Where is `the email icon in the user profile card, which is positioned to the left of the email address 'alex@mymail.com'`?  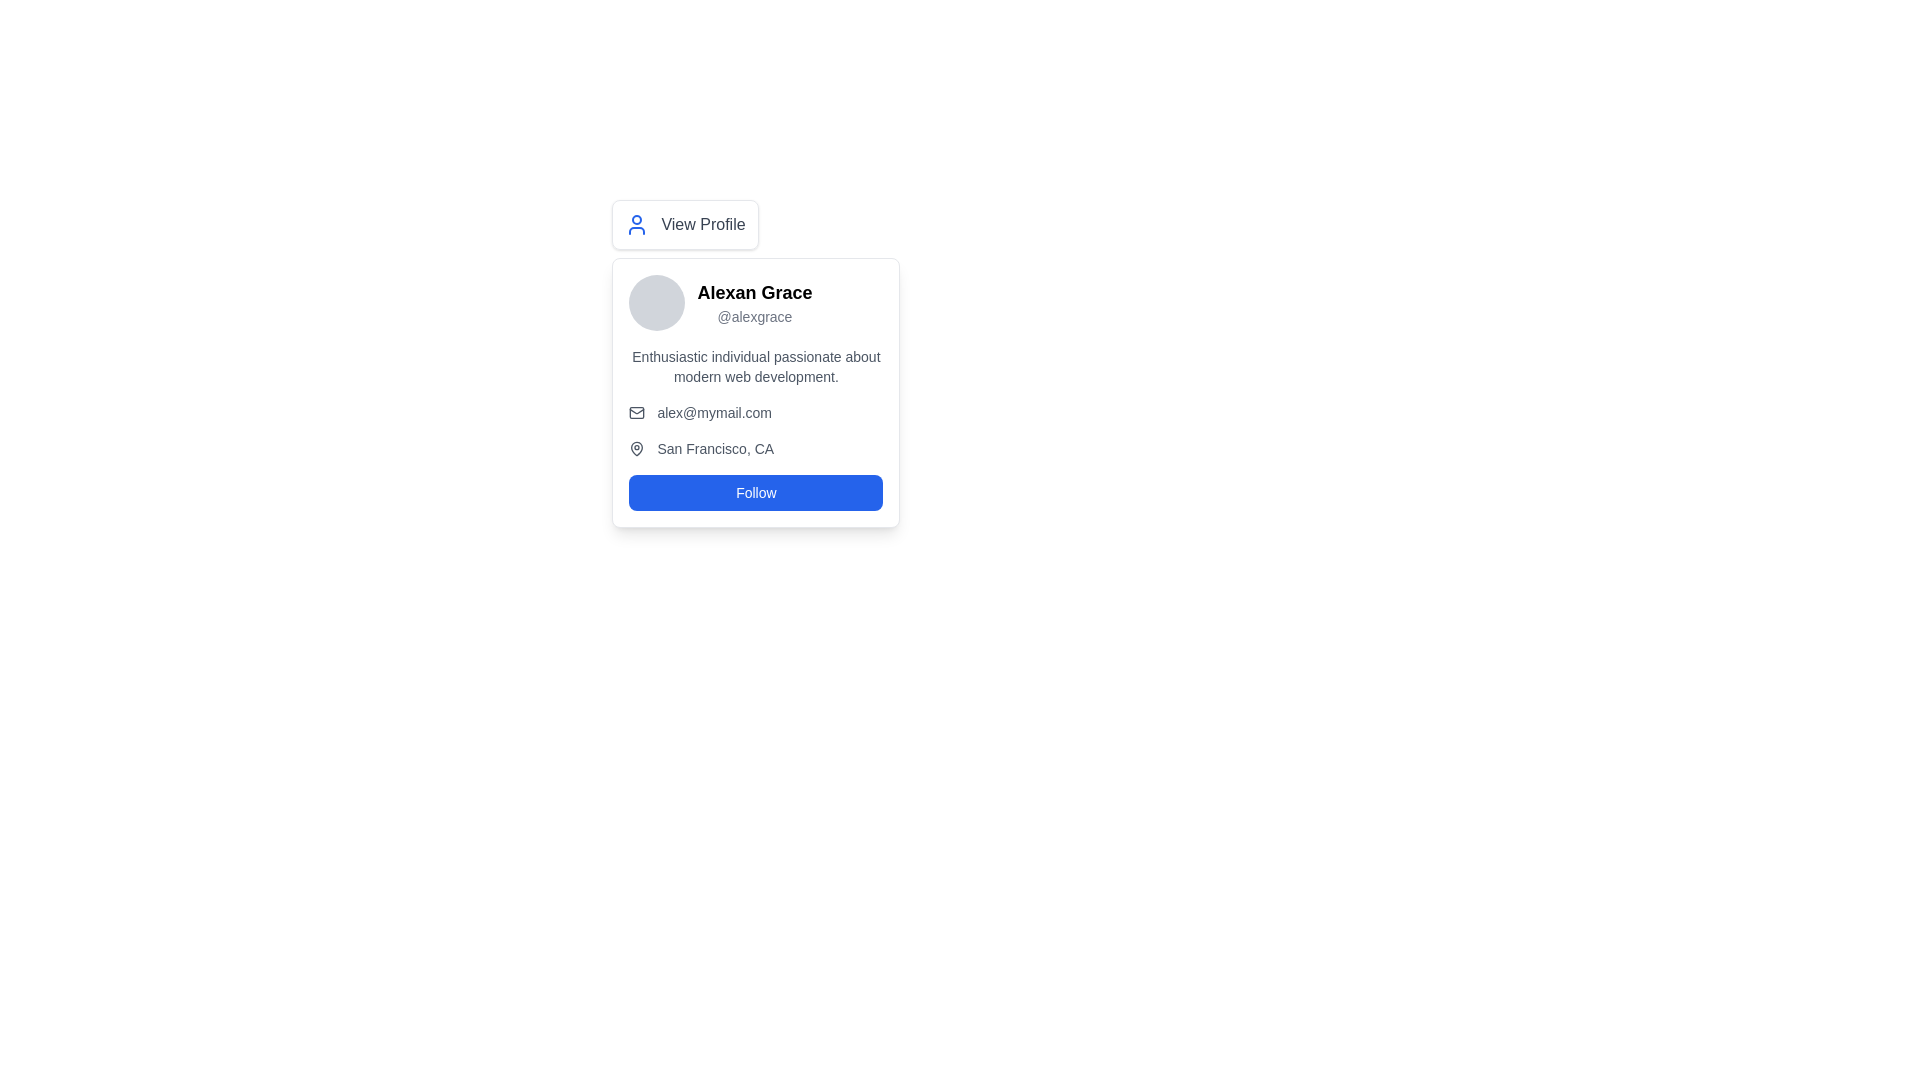
the email icon in the user profile card, which is positioned to the left of the email address 'alex@mymail.com' is located at coordinates (636, 411).